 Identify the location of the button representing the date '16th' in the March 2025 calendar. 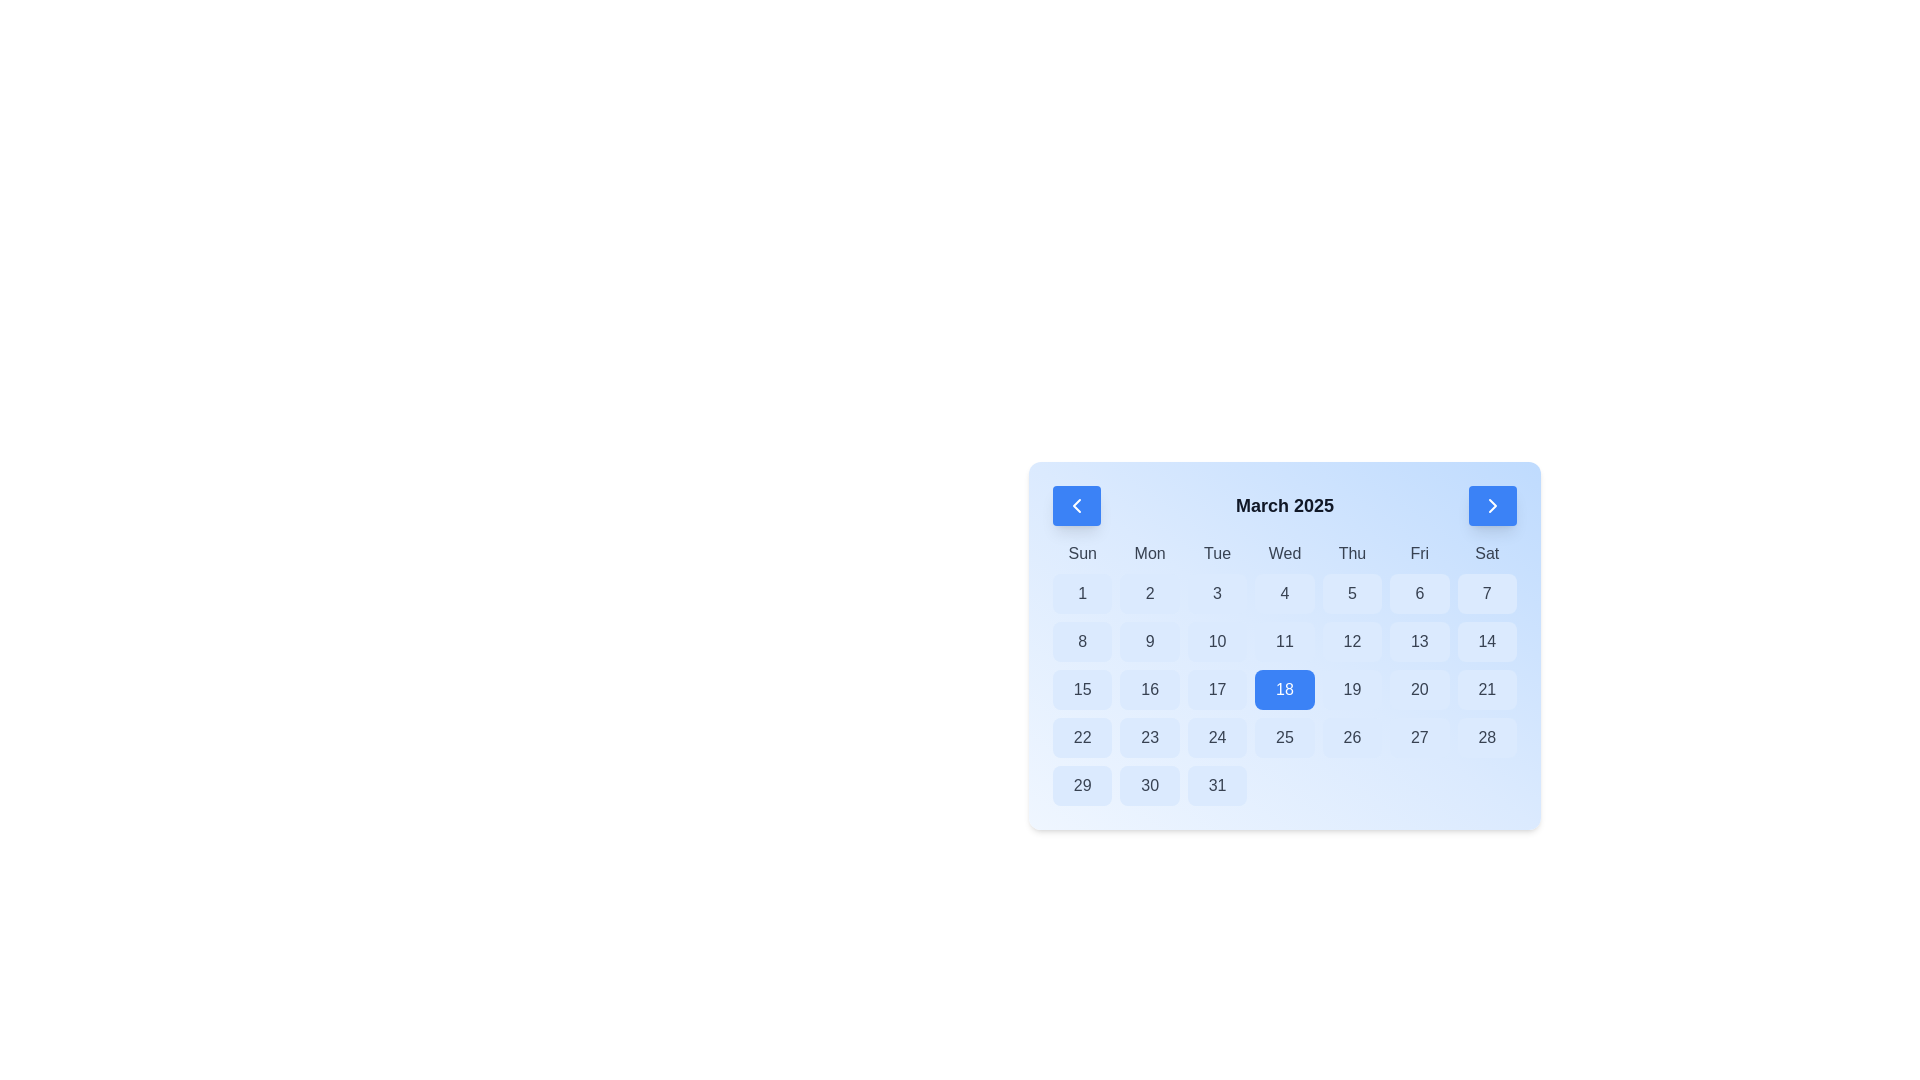
(1150, 689).